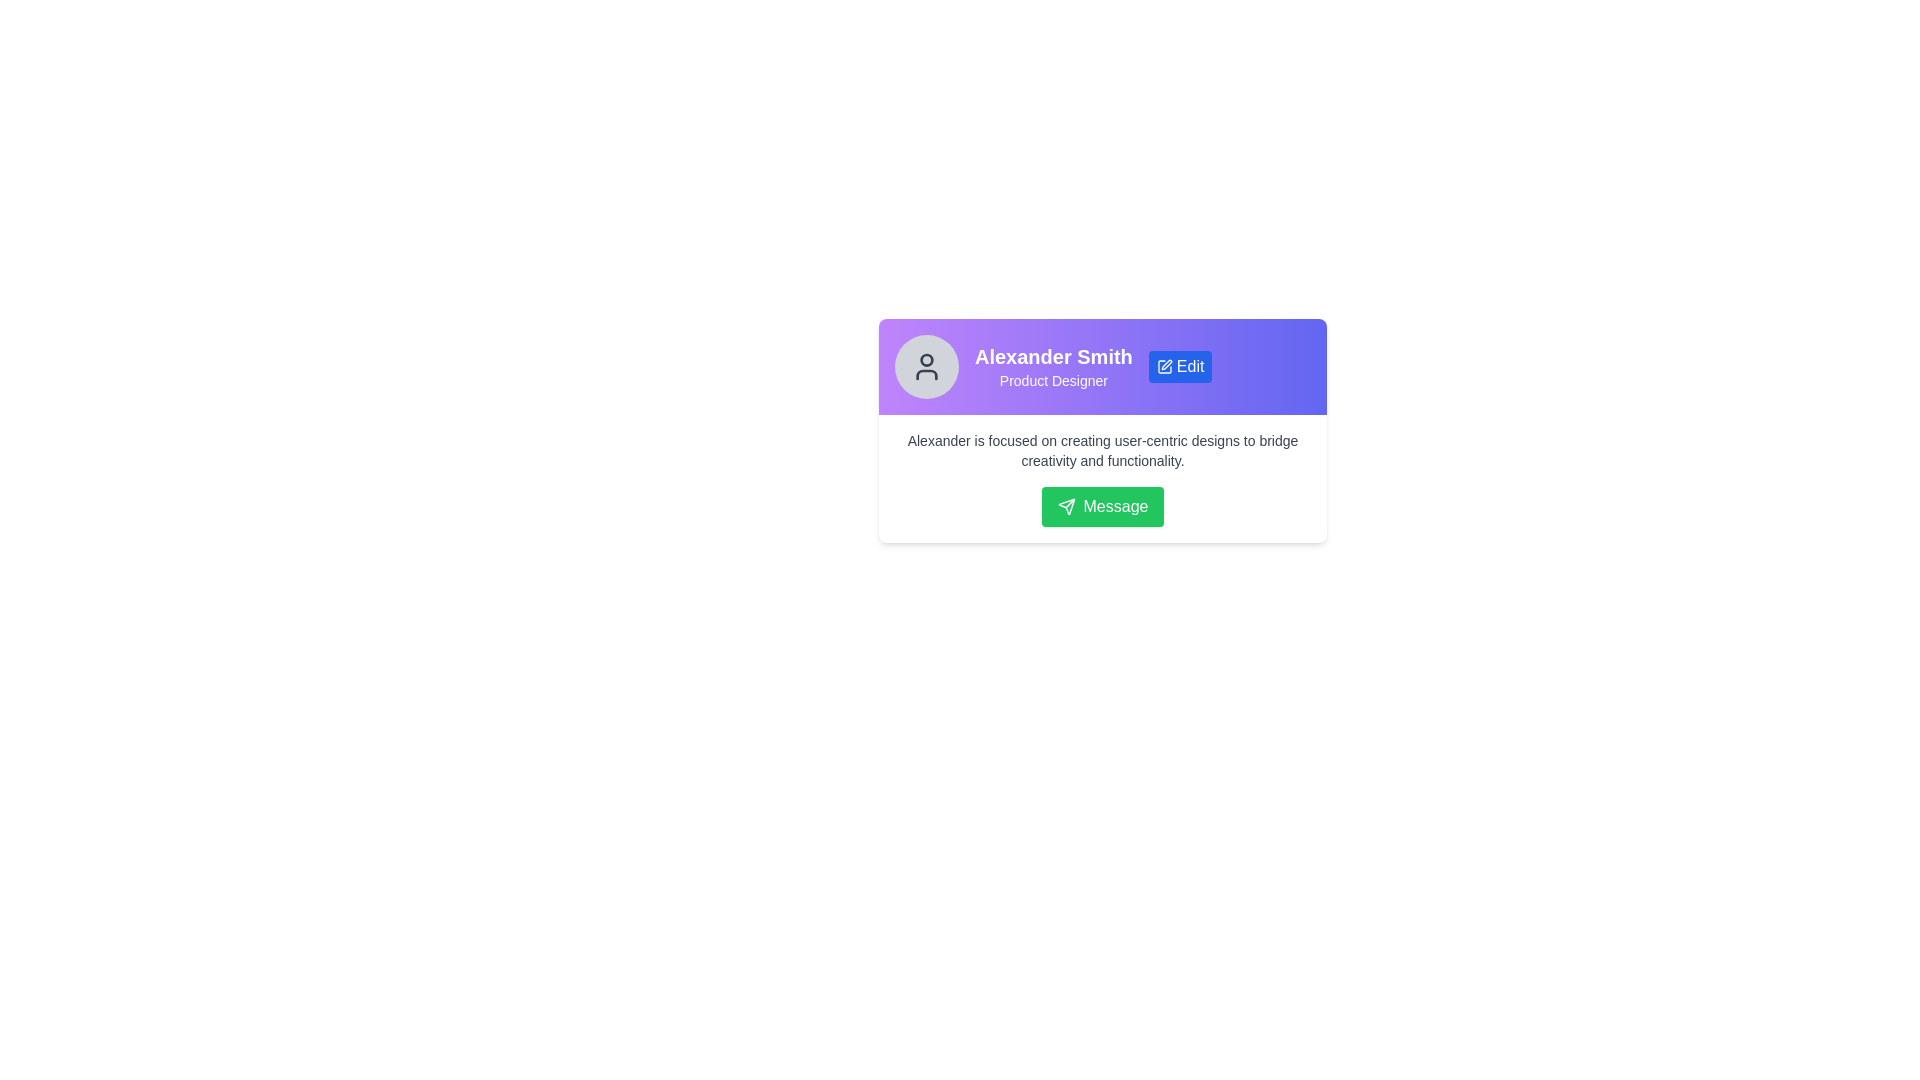  What do you see at coordinates (1102, 478) in the screenshot?
I see `the green 'Message' button located below the descriptive text about Alexander's focus on designing user-centric solutions to initiate a messaging action` at bounding box center [1102, 478].